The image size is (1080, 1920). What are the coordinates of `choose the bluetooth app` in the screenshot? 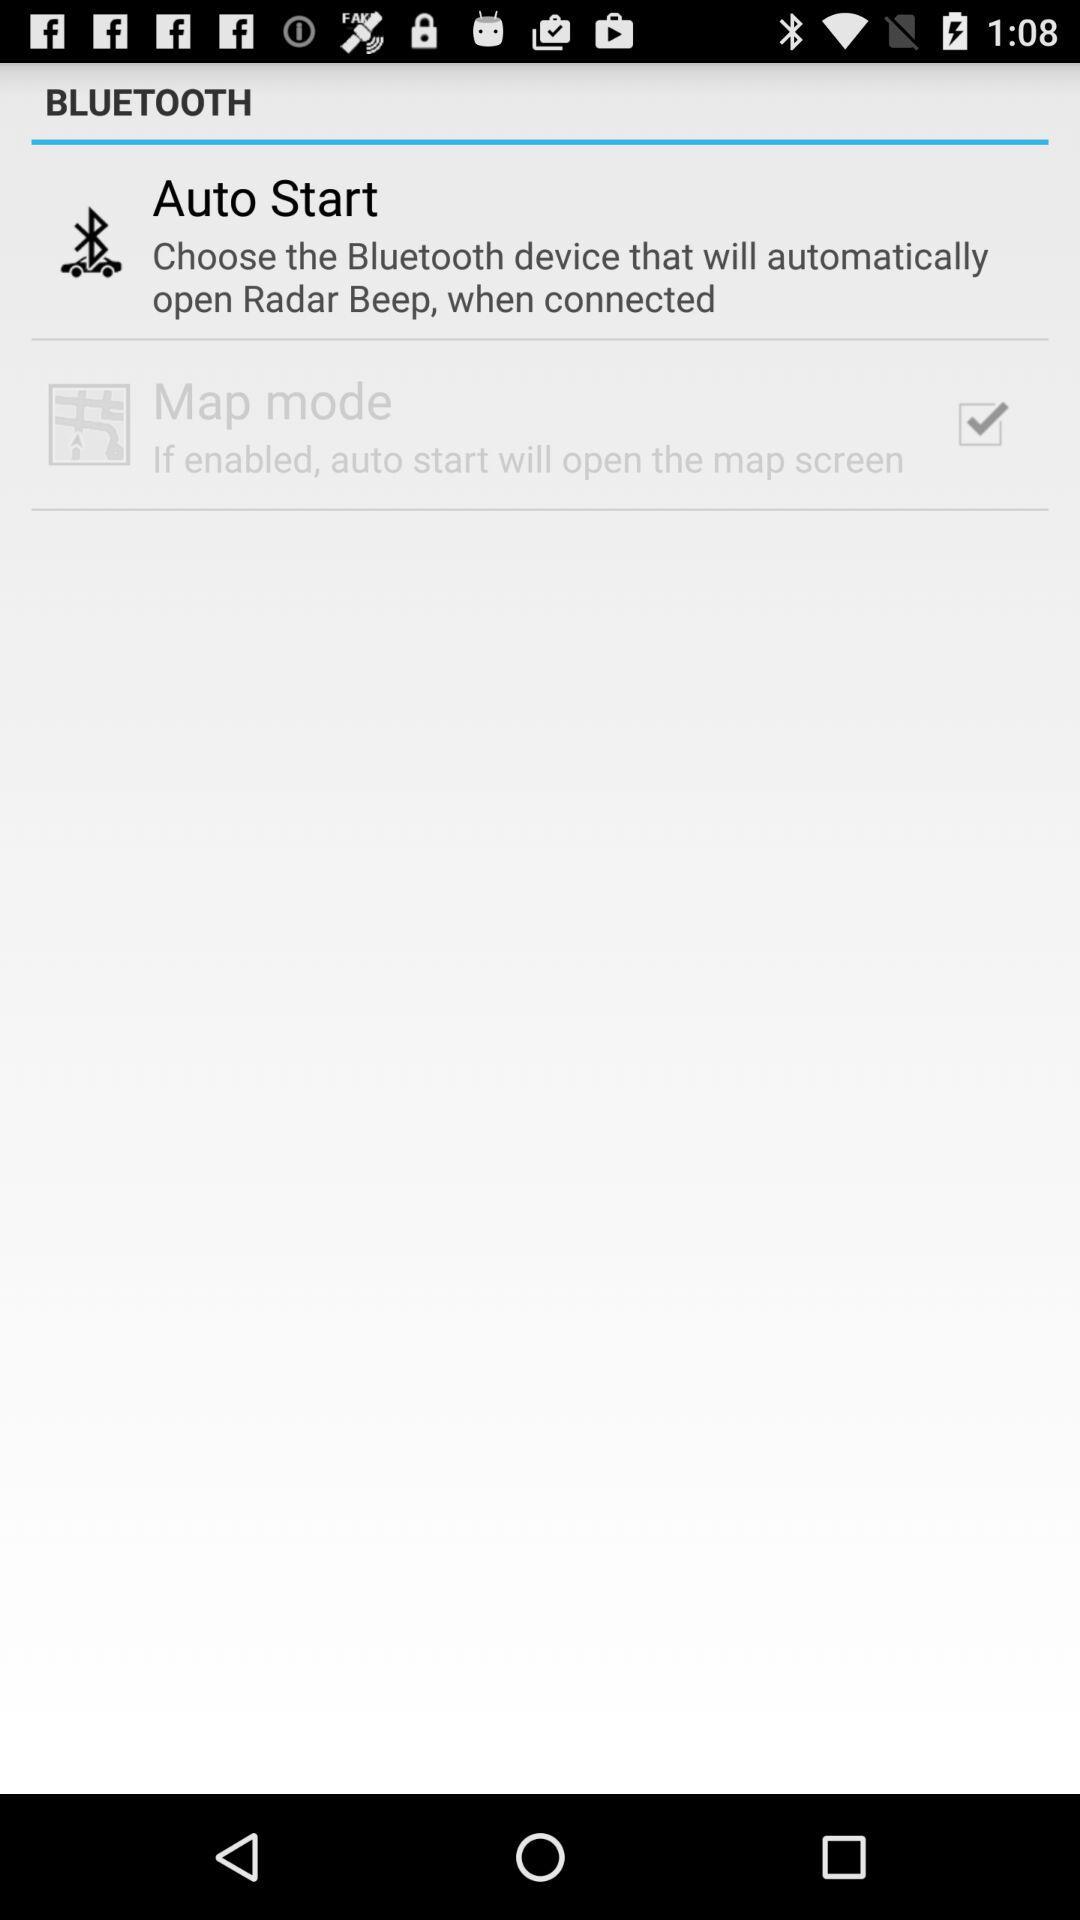 It's located at (579, 275).